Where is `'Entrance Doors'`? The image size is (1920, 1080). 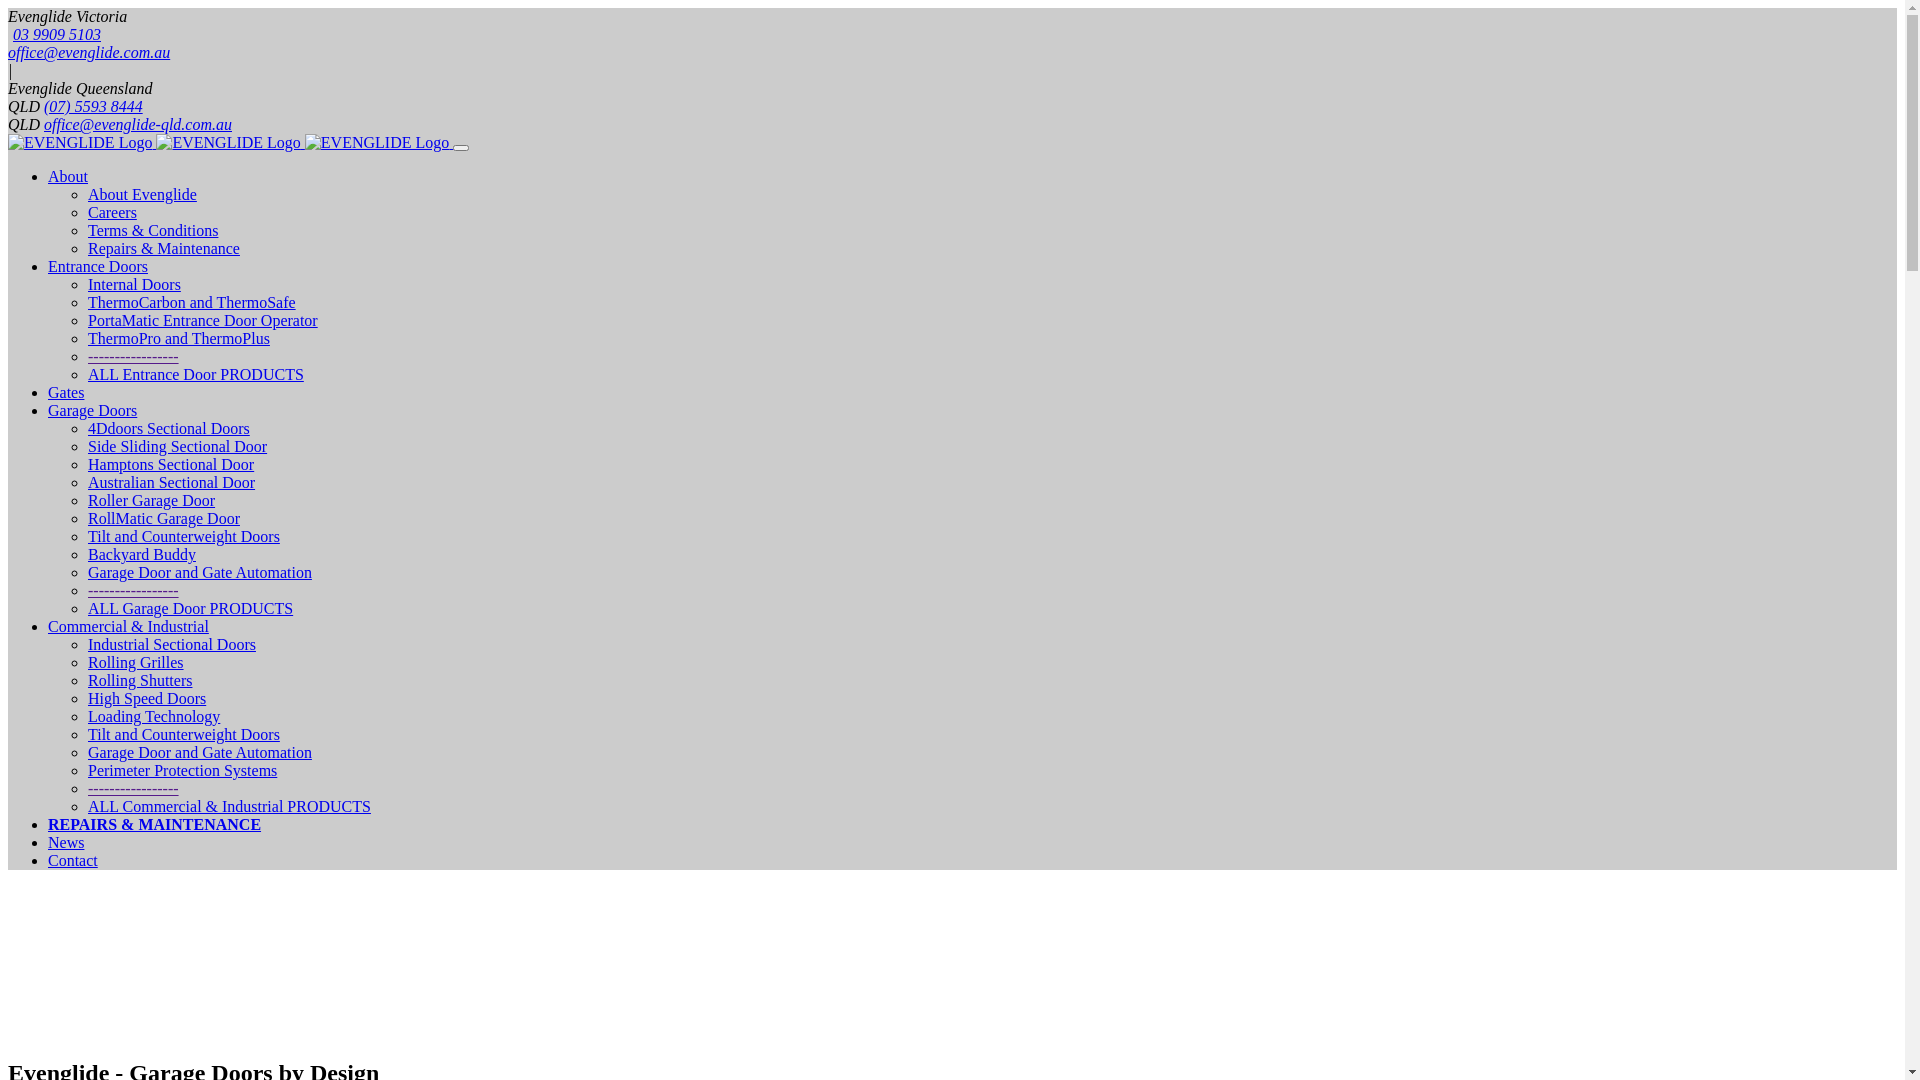 'Entrance Doors' is located at coordinates (96, 265).